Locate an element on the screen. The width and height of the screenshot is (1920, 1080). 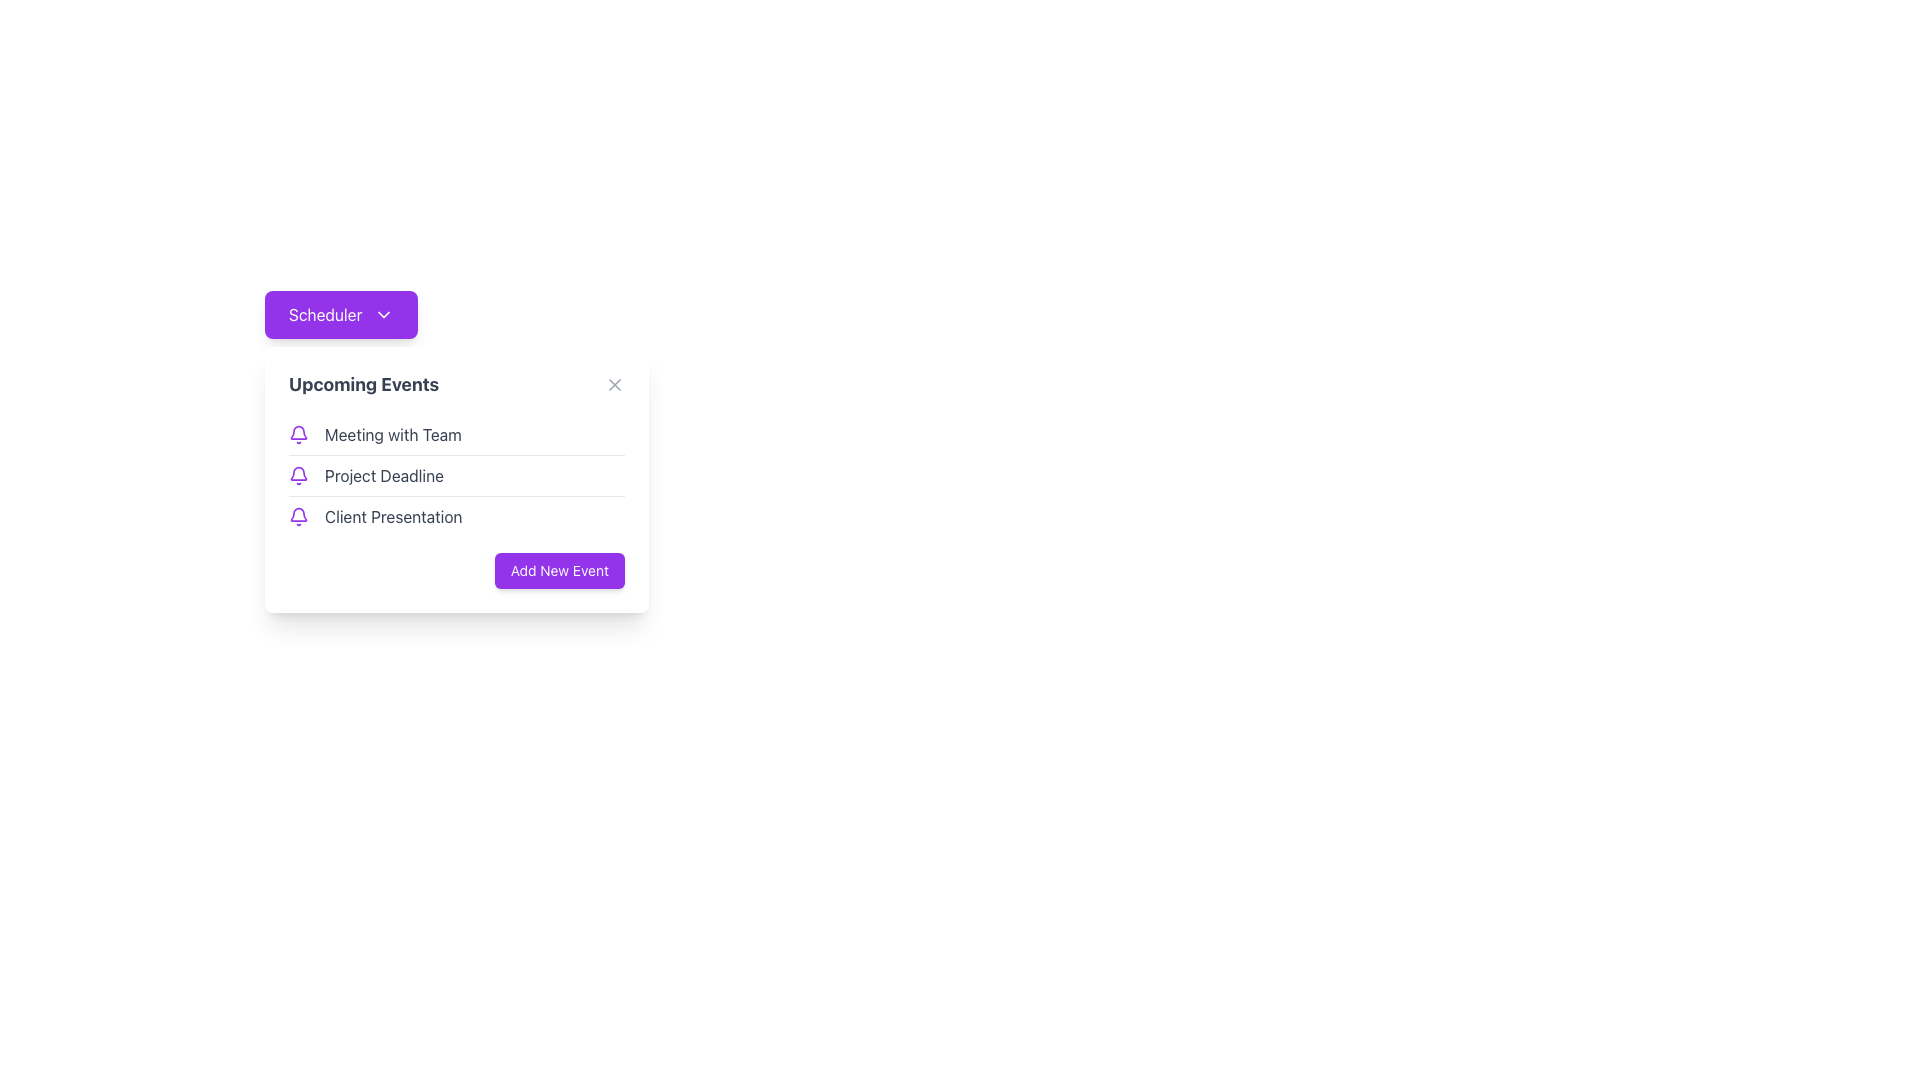
the button with a purple background and white text labeled 'Add New Event' located at the bottom-right corner of the 'Upcoming Events' modal to observe the hover effect is located at coordinates (559, 570).